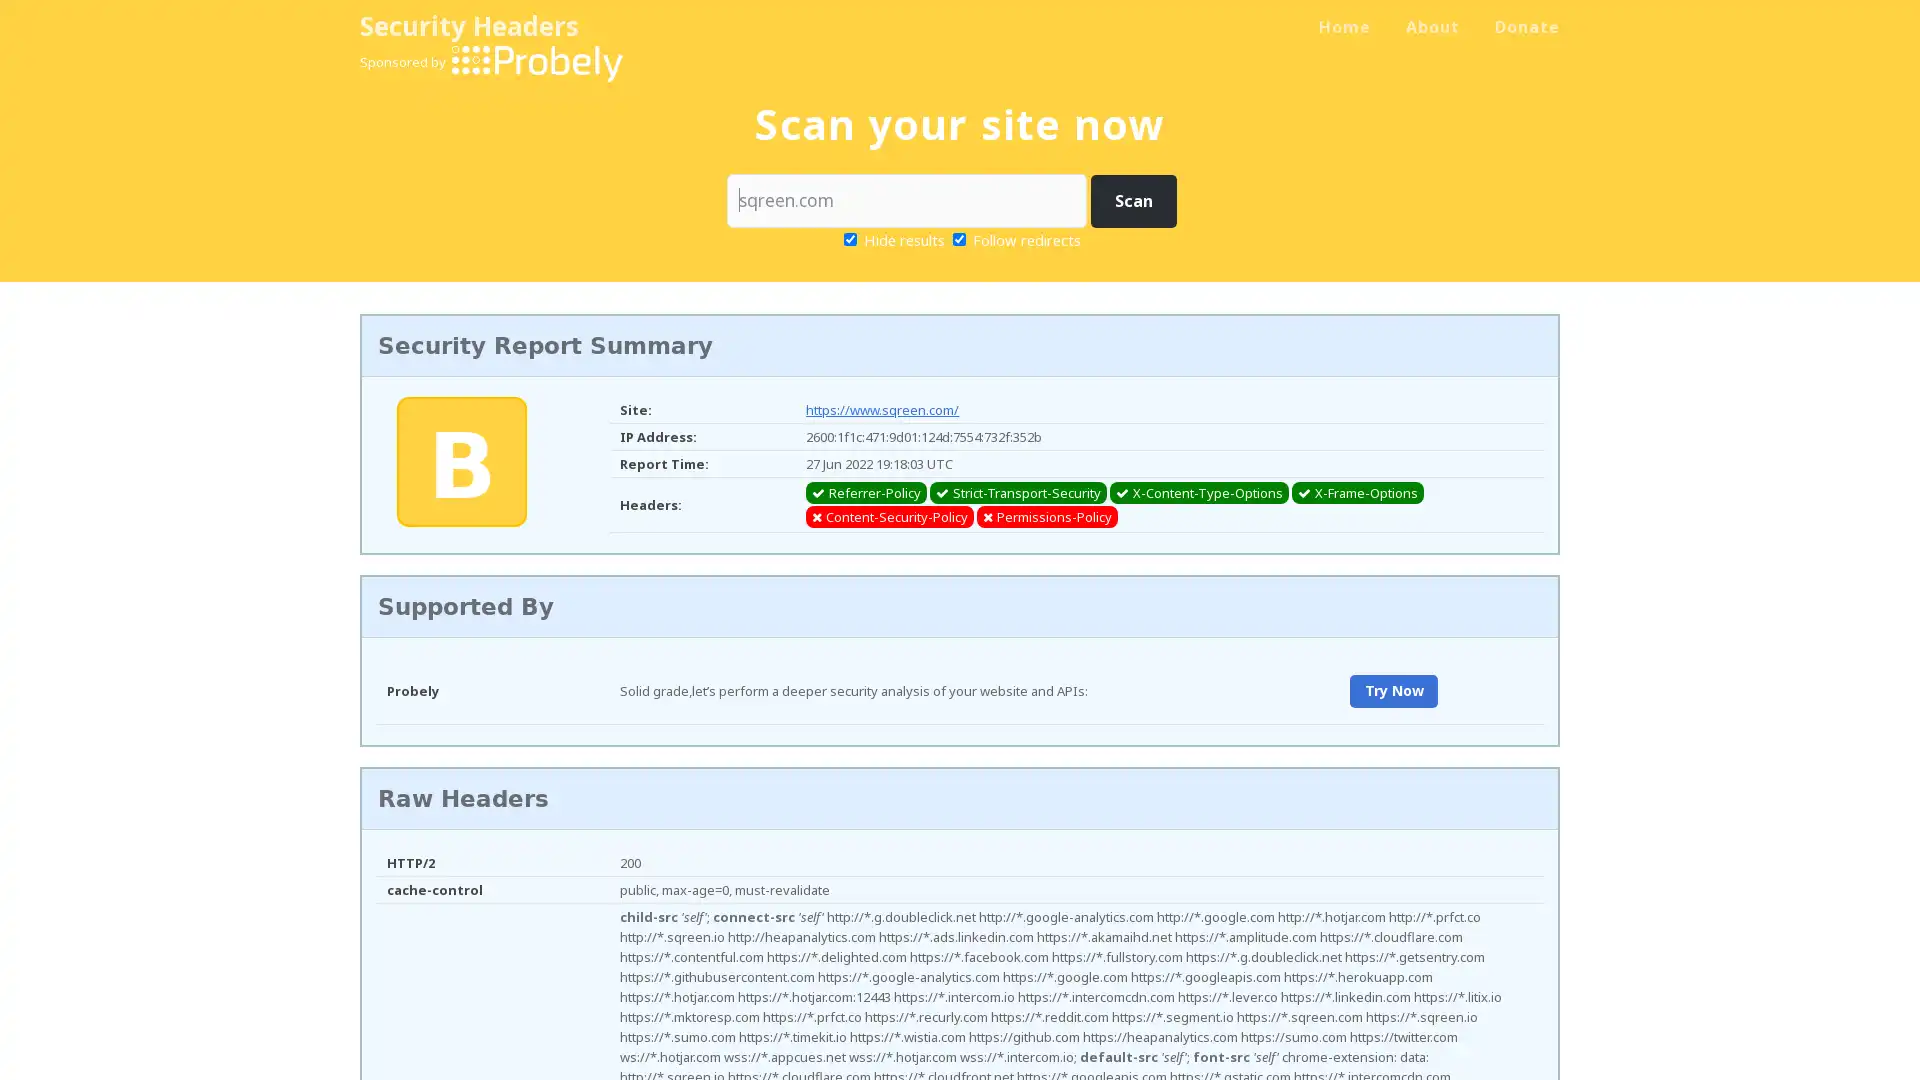 The image size is (1920, 1080). I want to click on Try Now, so click(1392, 690).